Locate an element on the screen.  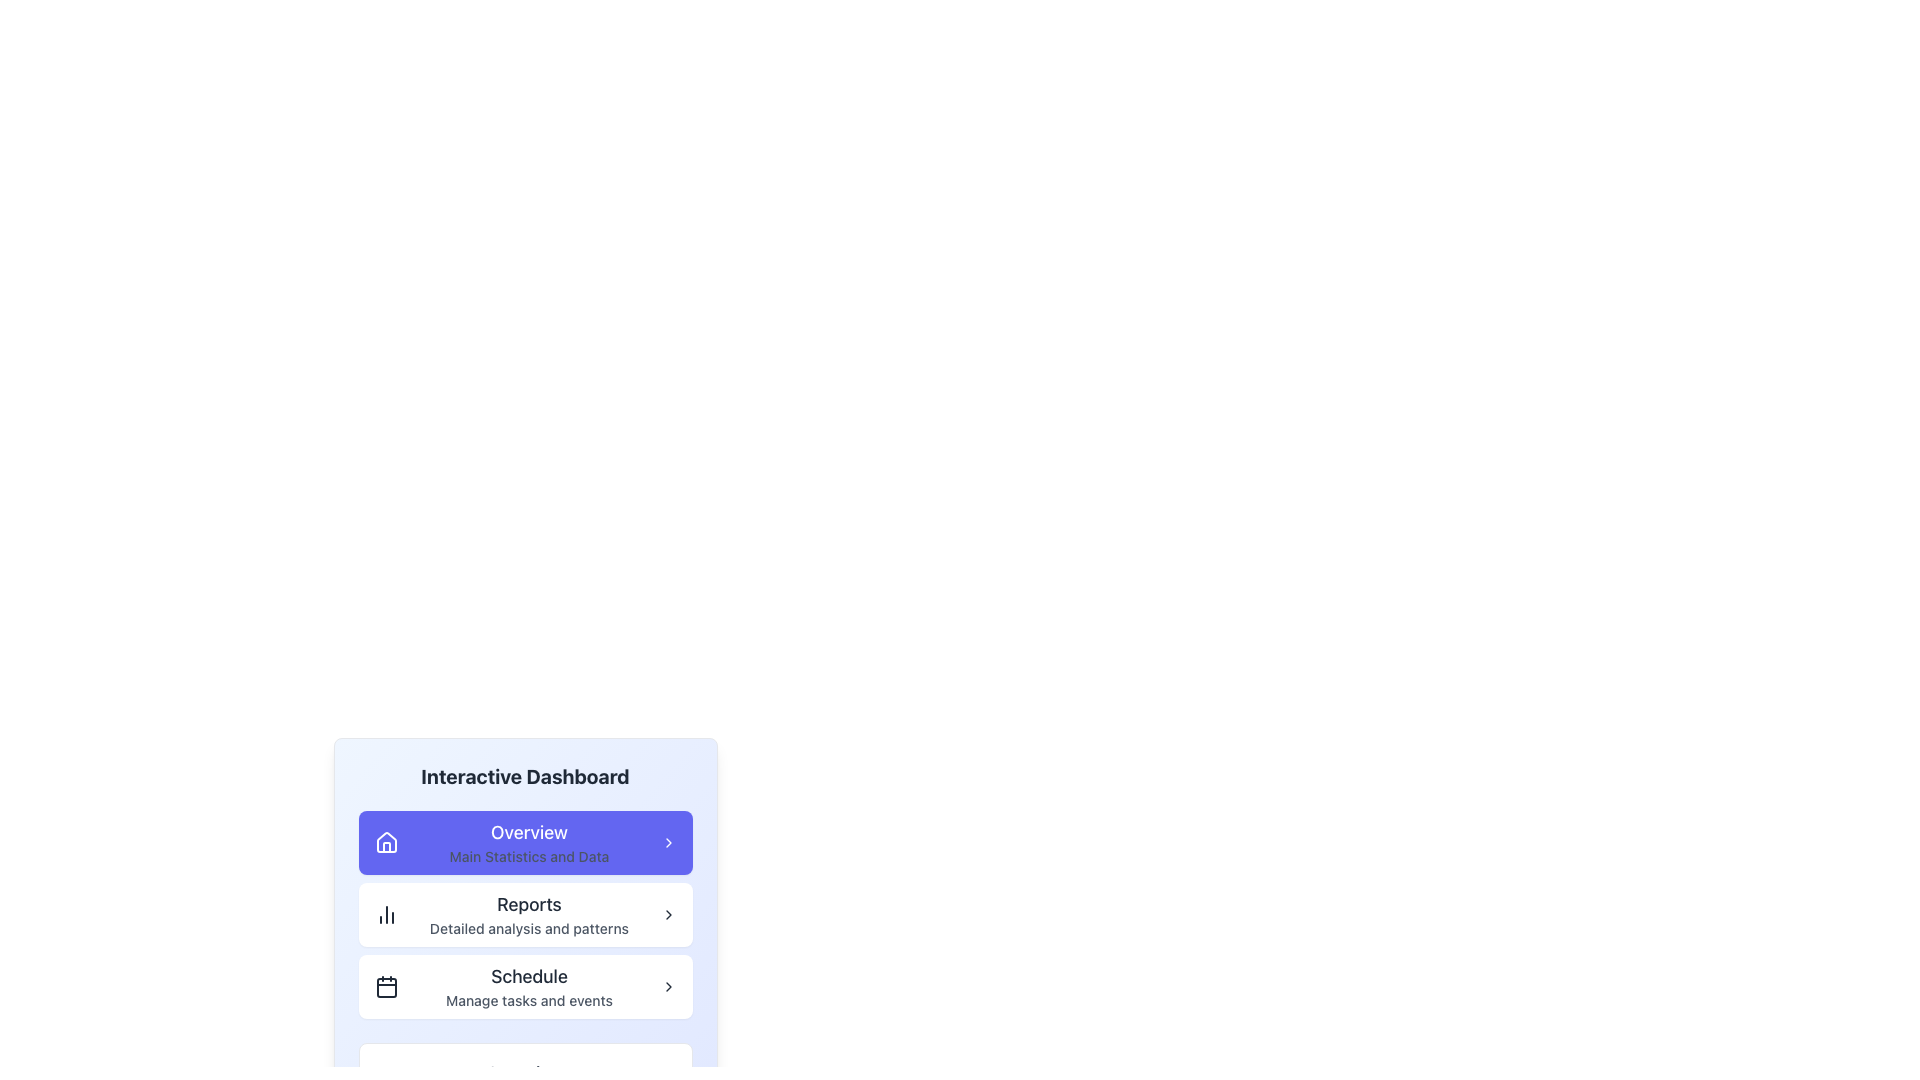
the calendar icon with a square outline and a grid design located to the left of the 'Schedule' text in the 'Manage tasks and events' section is located at coordinates (386, 986).